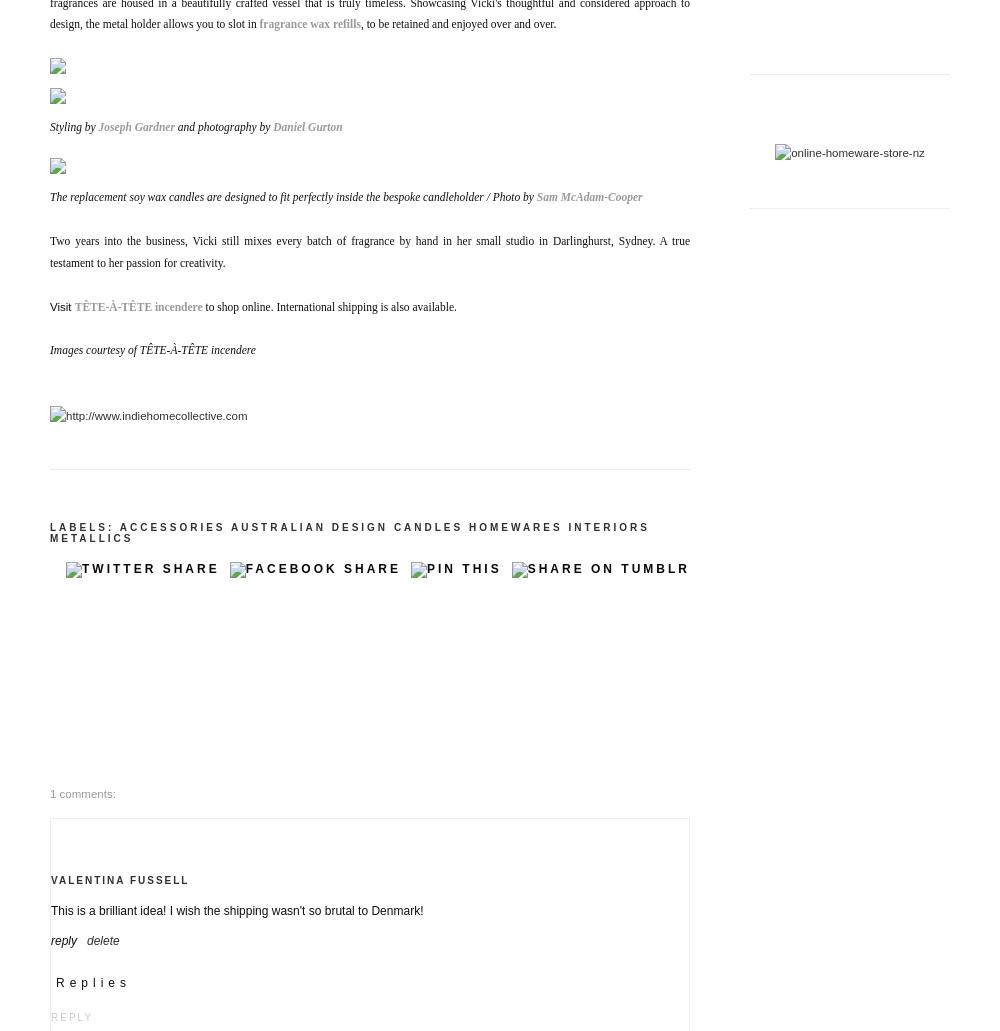  What do you see at coordinates (273, 124) in the screenshot?
I see `'Daniel Gurton'` at bounding box center [273, 124].